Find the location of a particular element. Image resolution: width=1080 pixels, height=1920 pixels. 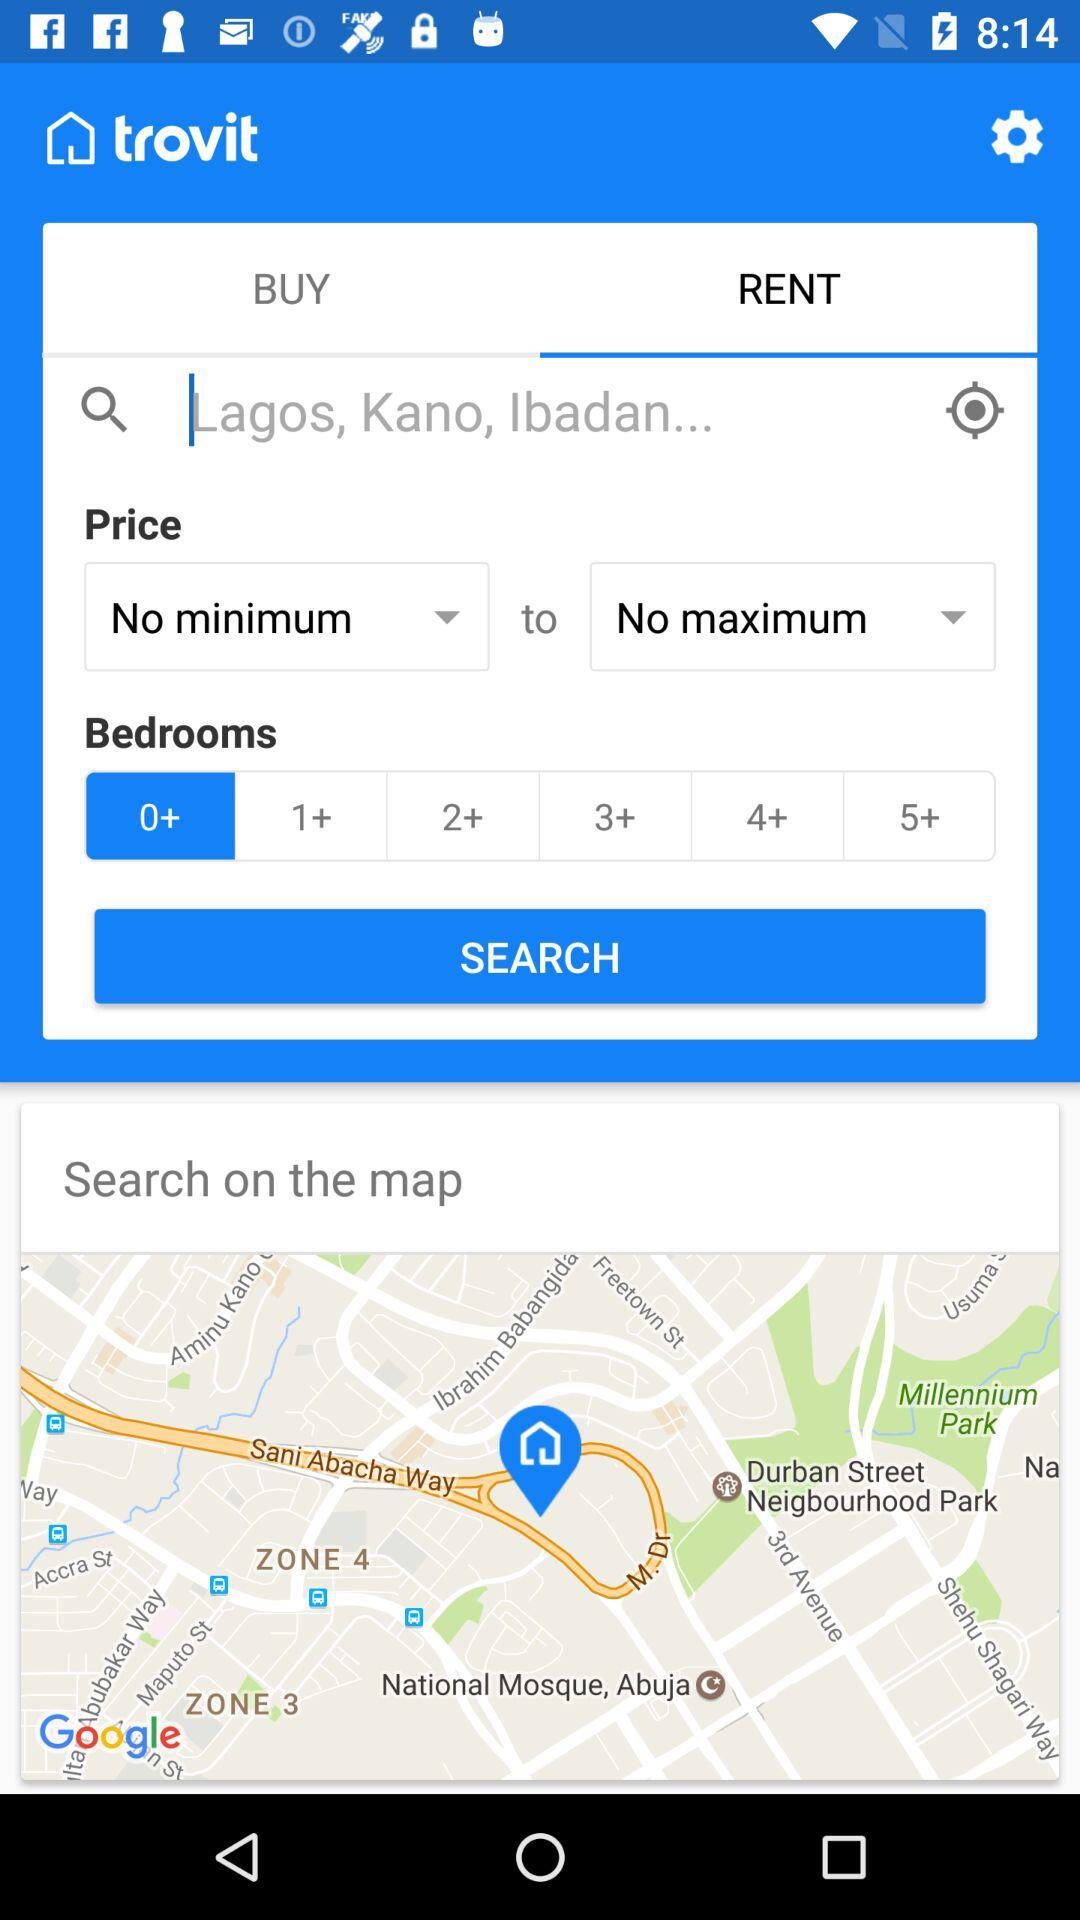

direction is located at coordinates (974, 409).